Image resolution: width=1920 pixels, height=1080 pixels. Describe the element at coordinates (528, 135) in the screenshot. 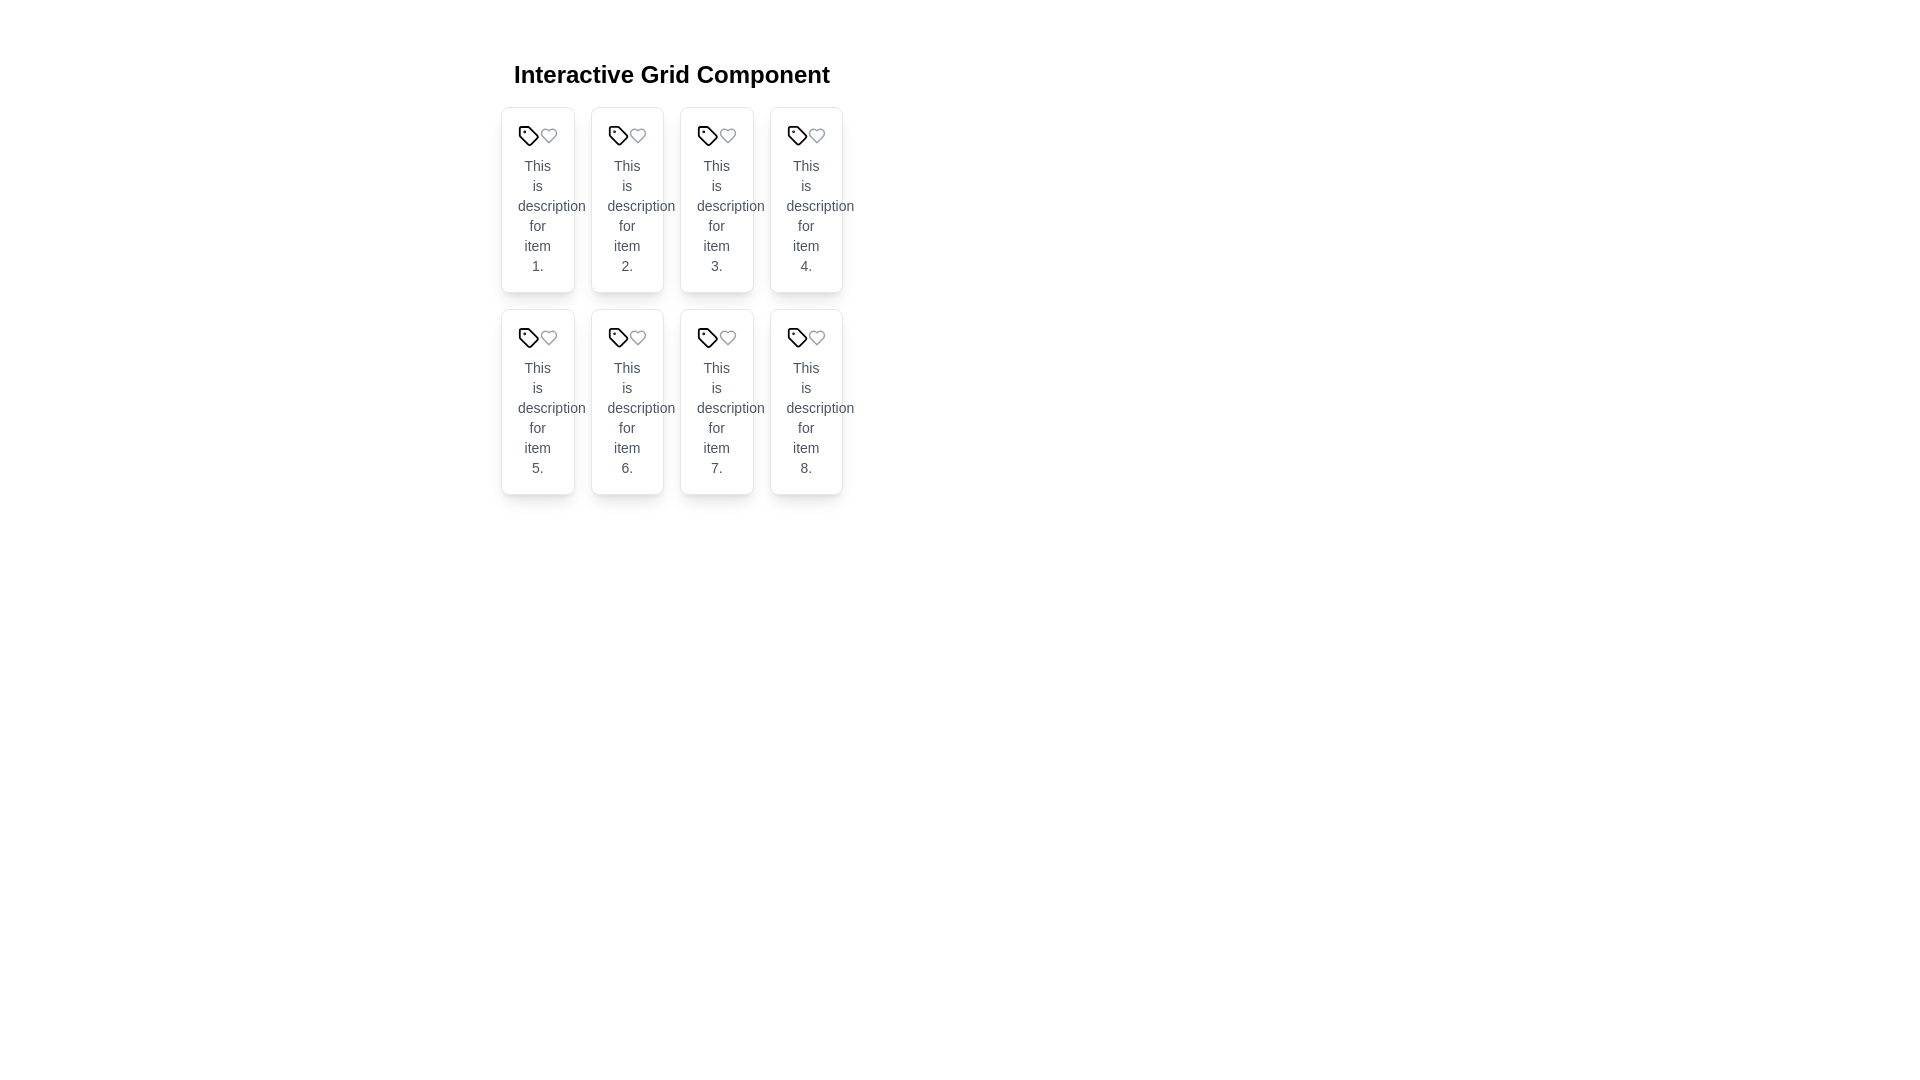

I see `the tag icon located at the top-left corner of the interface, which represents a label or category for the item` at that location.